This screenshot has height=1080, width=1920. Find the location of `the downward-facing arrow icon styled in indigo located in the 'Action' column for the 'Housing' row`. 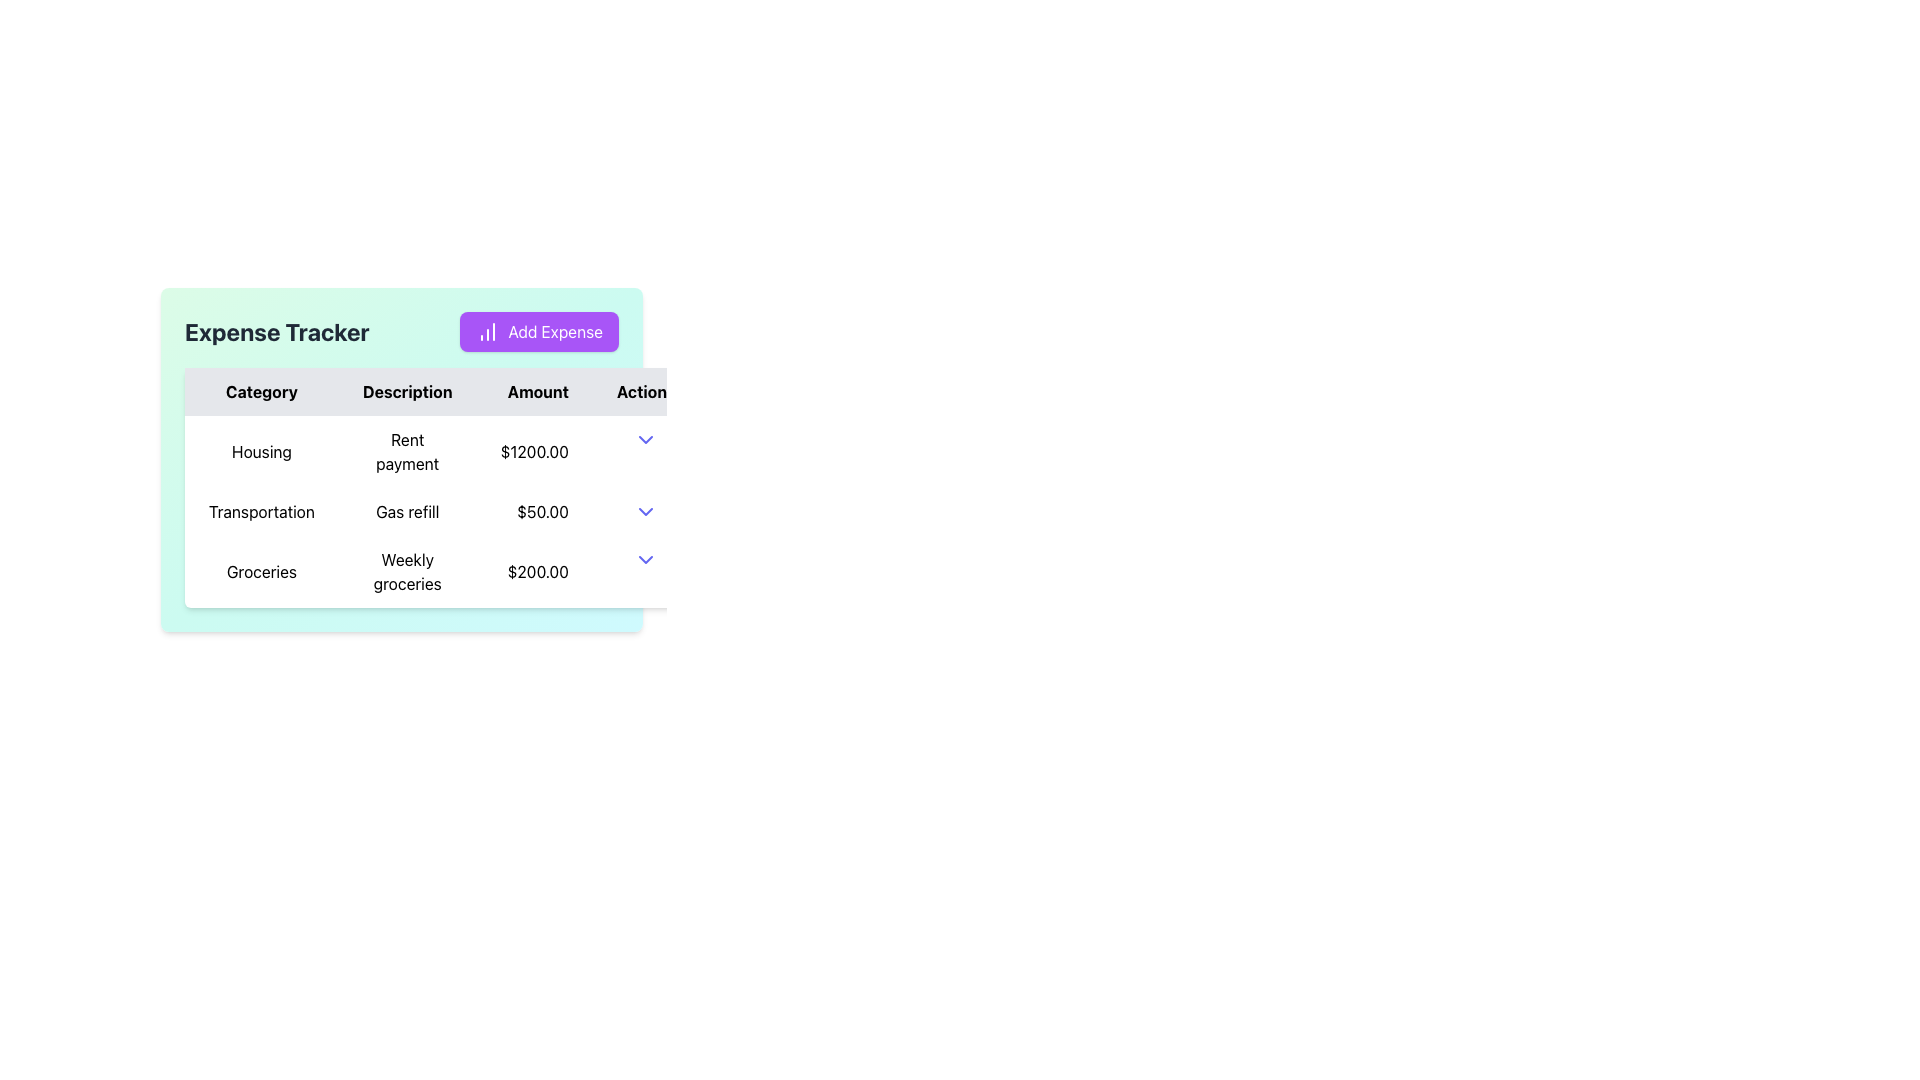

the downward-facing arrow icon styled in indigo located in the 'Action' column for the 'Housing' row is located at coordinates (646, 438).